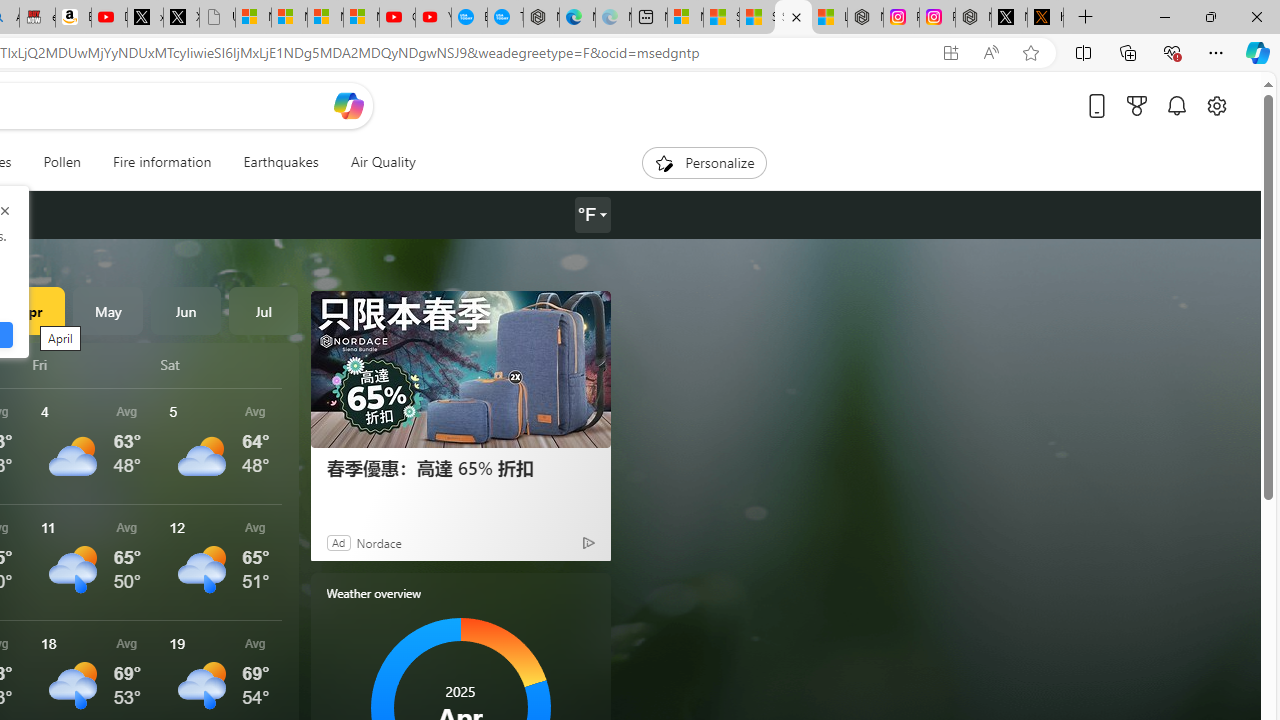  Describe the element at coordinates (756, 17) in the screenshot. I see `'Shanghai, China hourly forecast | Microsoft Weather'` at that location.